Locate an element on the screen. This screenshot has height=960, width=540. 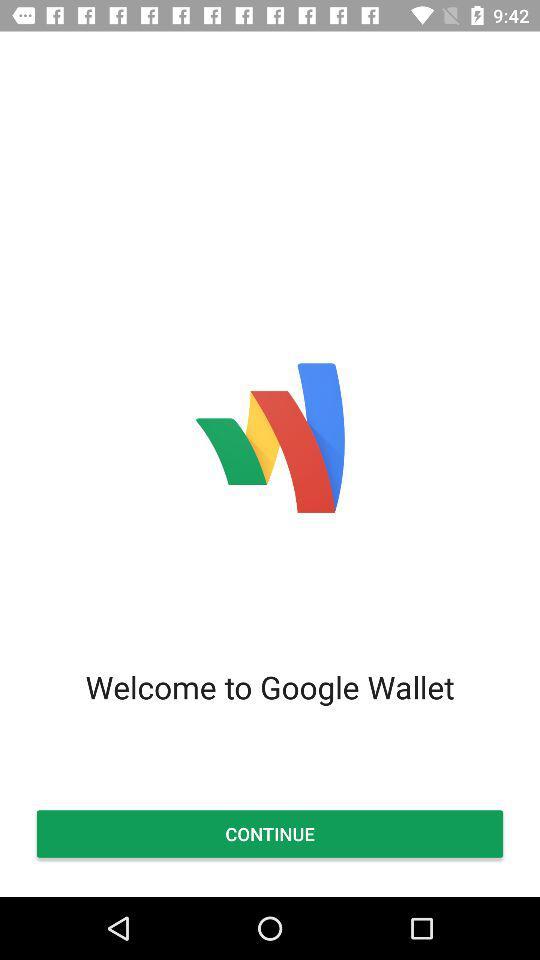
continue icon is located at coordinates (270, 834).